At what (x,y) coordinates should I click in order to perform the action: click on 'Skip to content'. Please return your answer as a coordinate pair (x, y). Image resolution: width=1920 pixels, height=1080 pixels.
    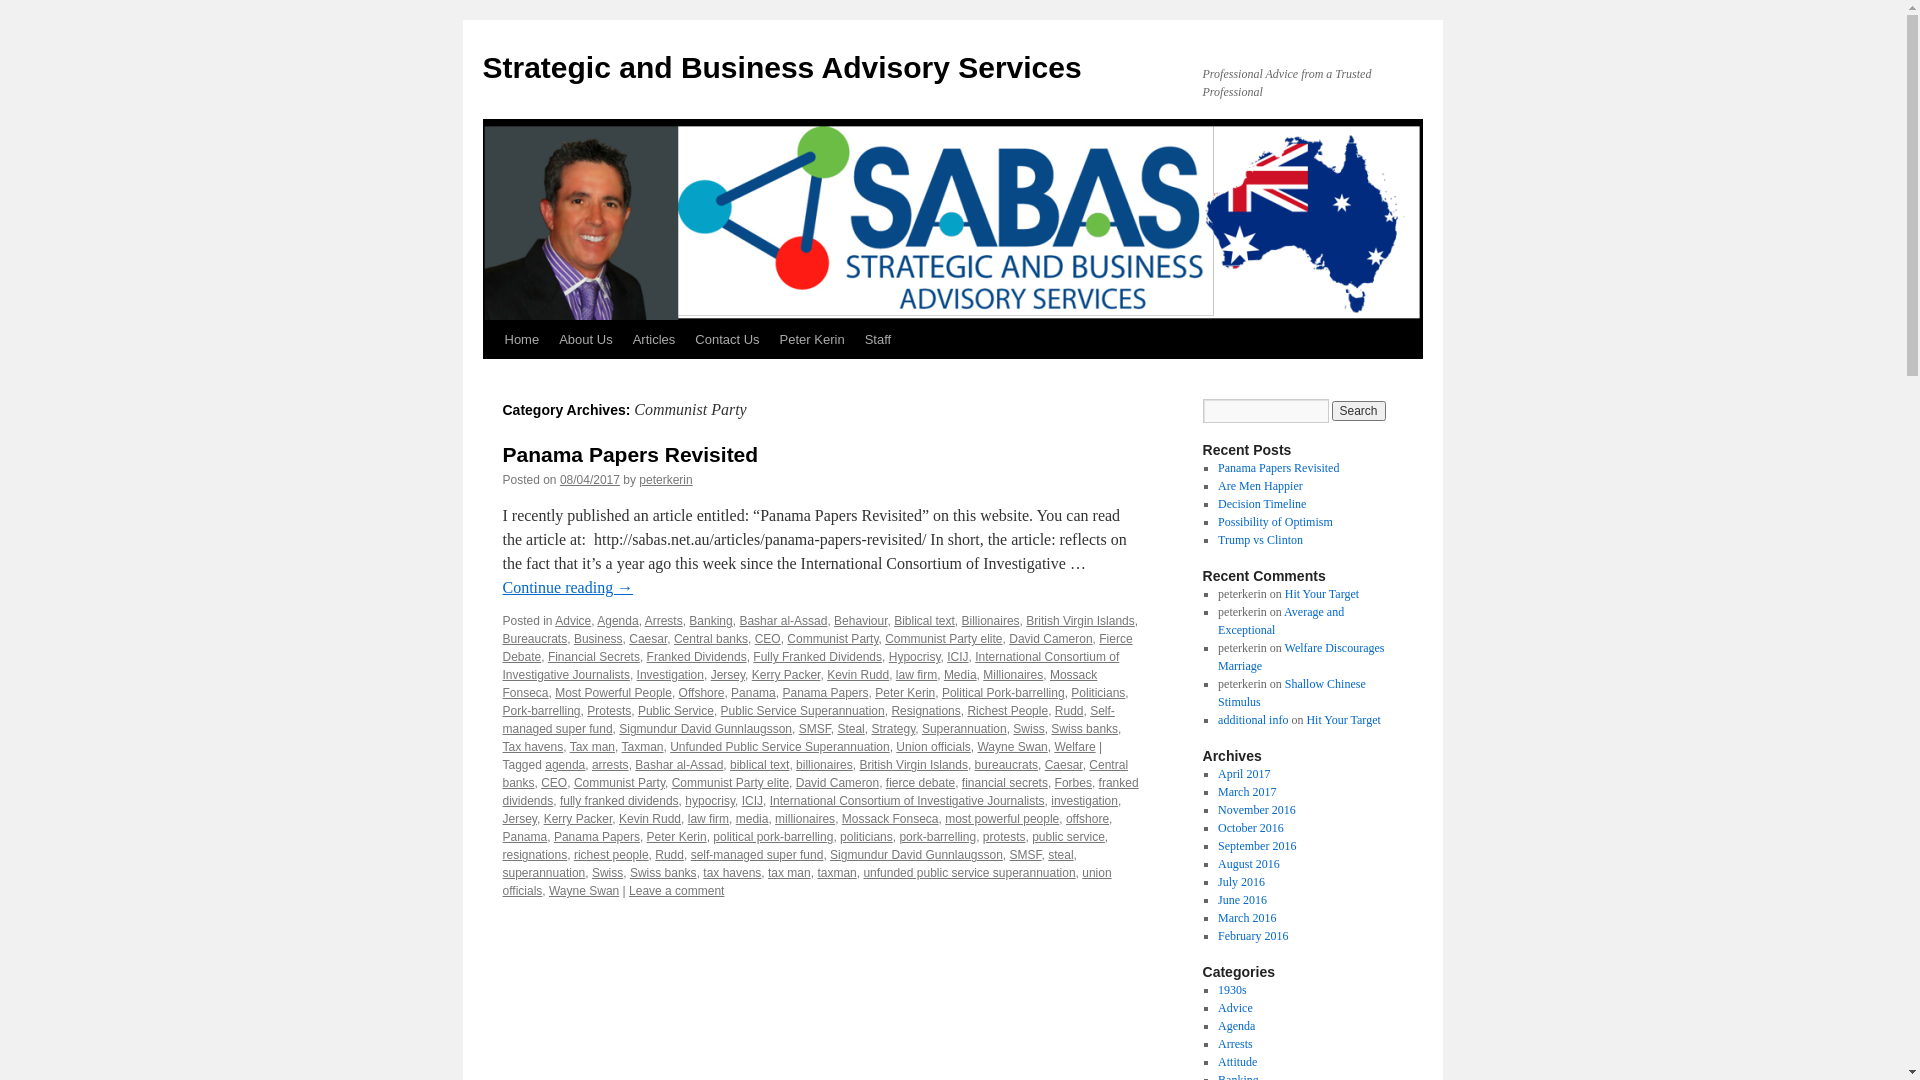
    Looking at the image, I should click on (491, 377).